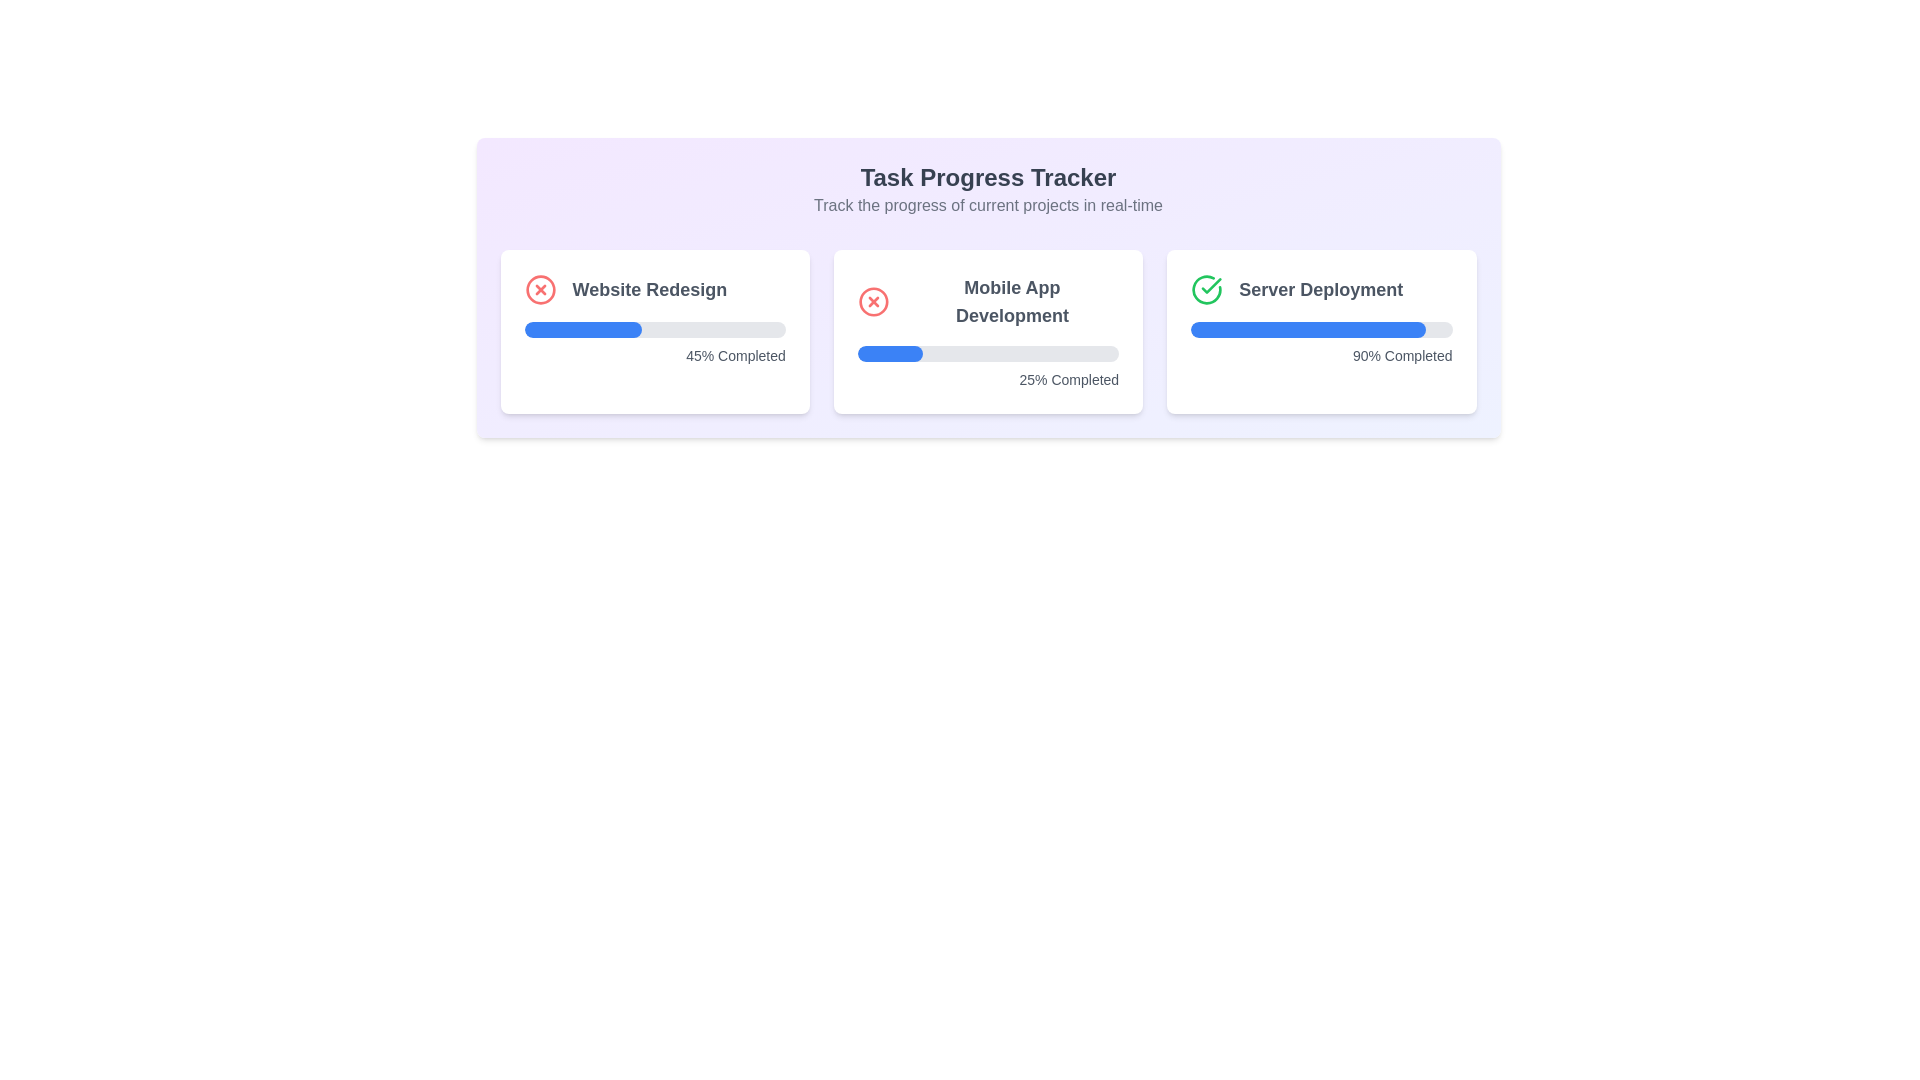  I want to click on the visual progress of the blue portion of the progress bar indicating '45% Completed' within the 'Website Redesign' card, so click(582, 329).